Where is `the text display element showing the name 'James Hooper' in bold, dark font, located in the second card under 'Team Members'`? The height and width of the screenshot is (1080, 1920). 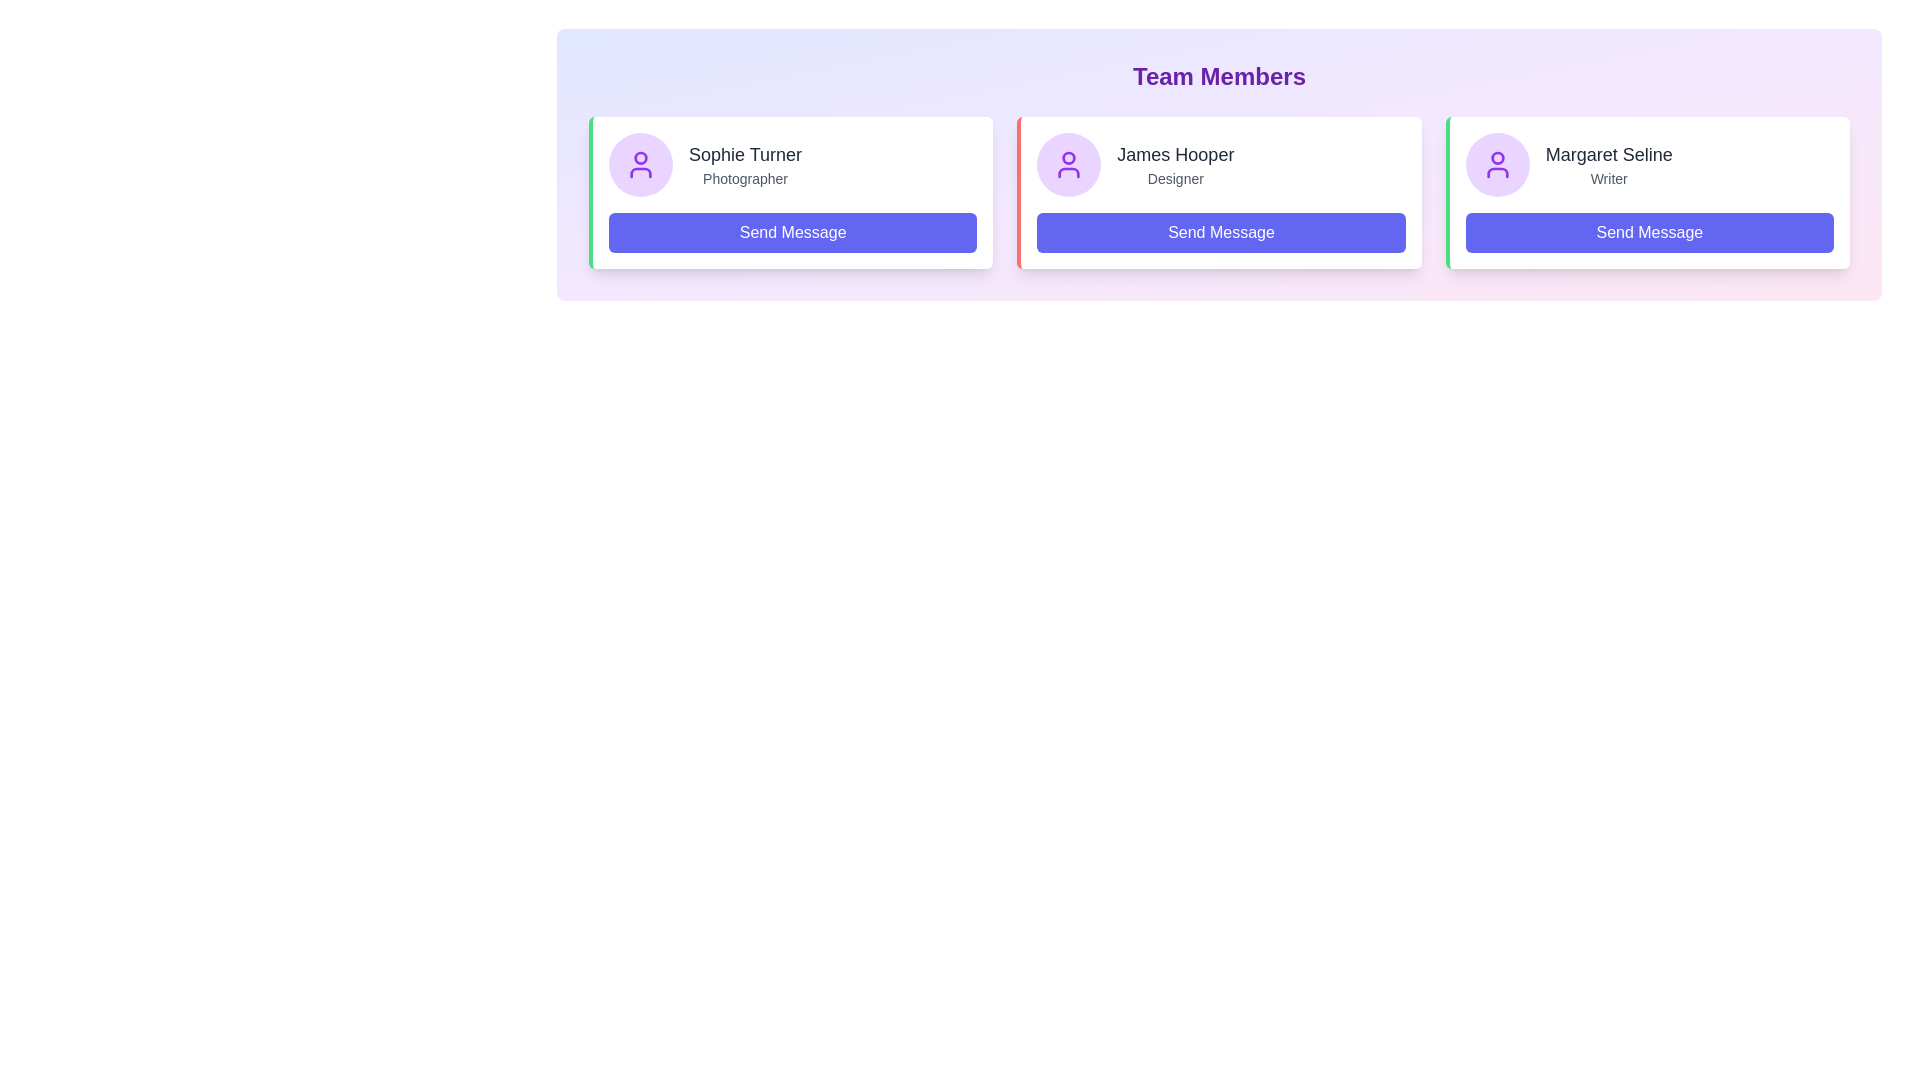
the text display element showing the name 'James Hooper' in bold, dark font, located in the second card under 'Team Members' is located at coordinates (1175, 153).